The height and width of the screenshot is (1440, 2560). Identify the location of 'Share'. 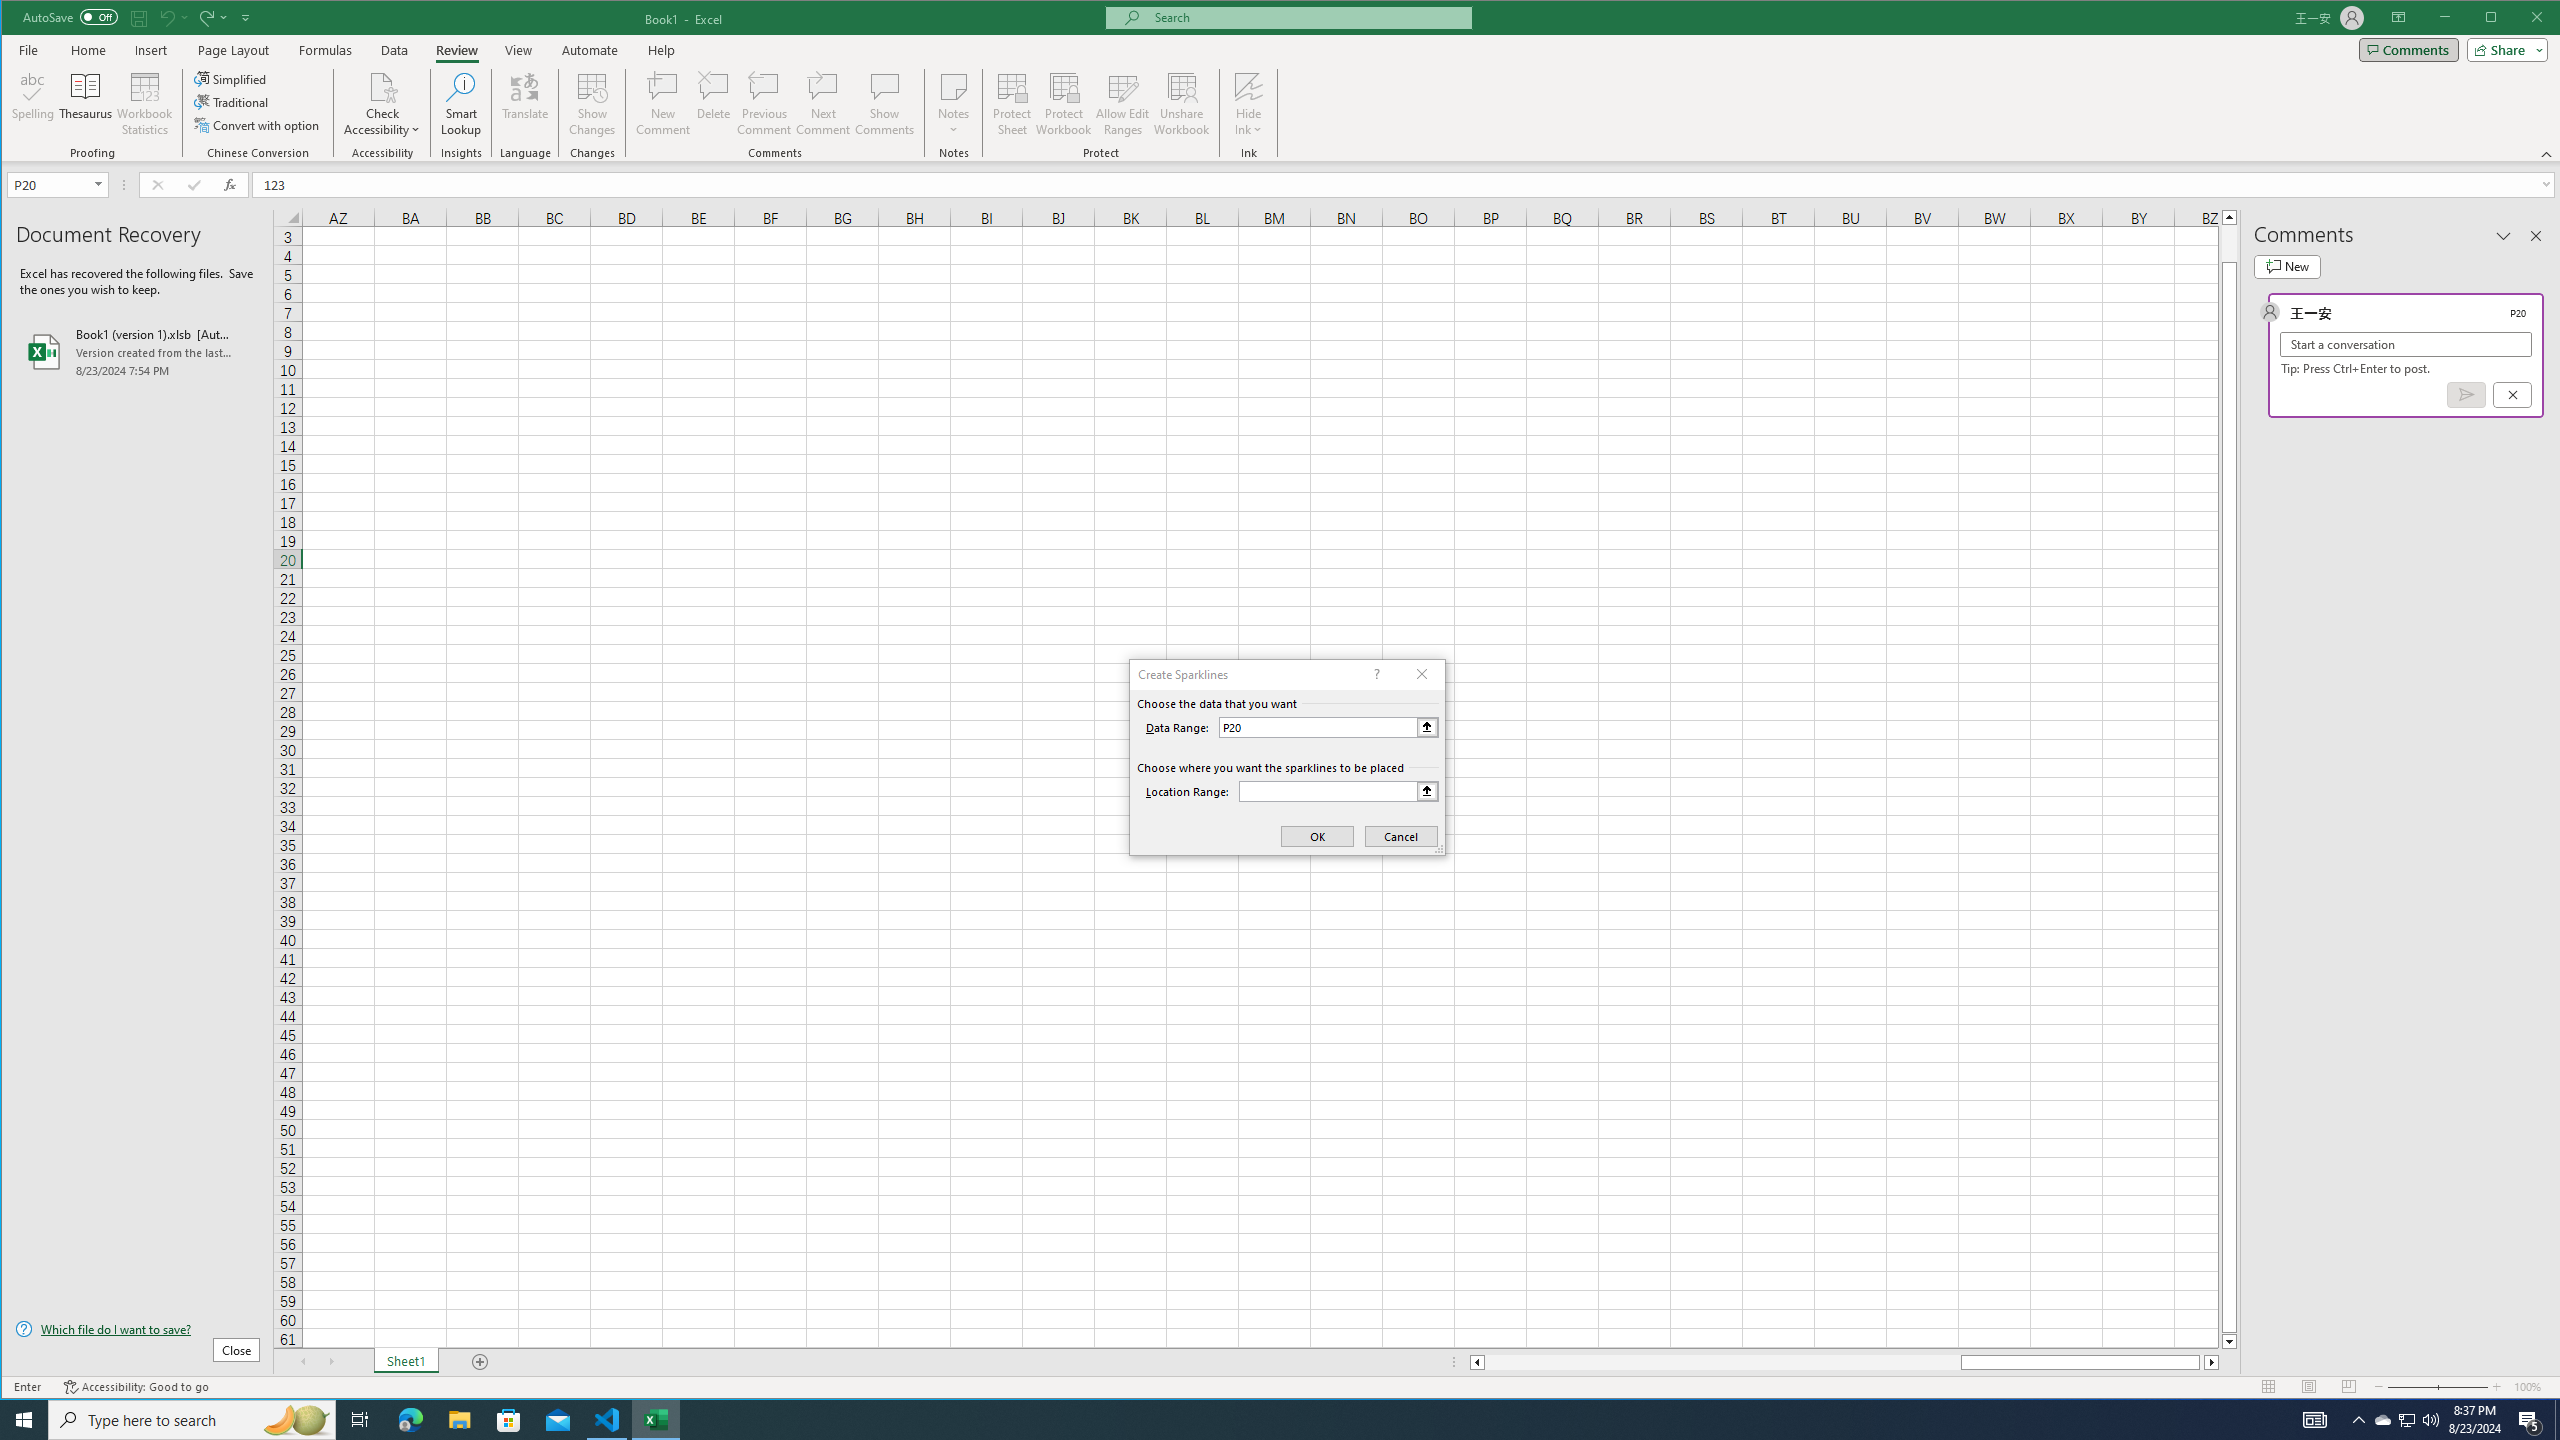
(2502, 49).